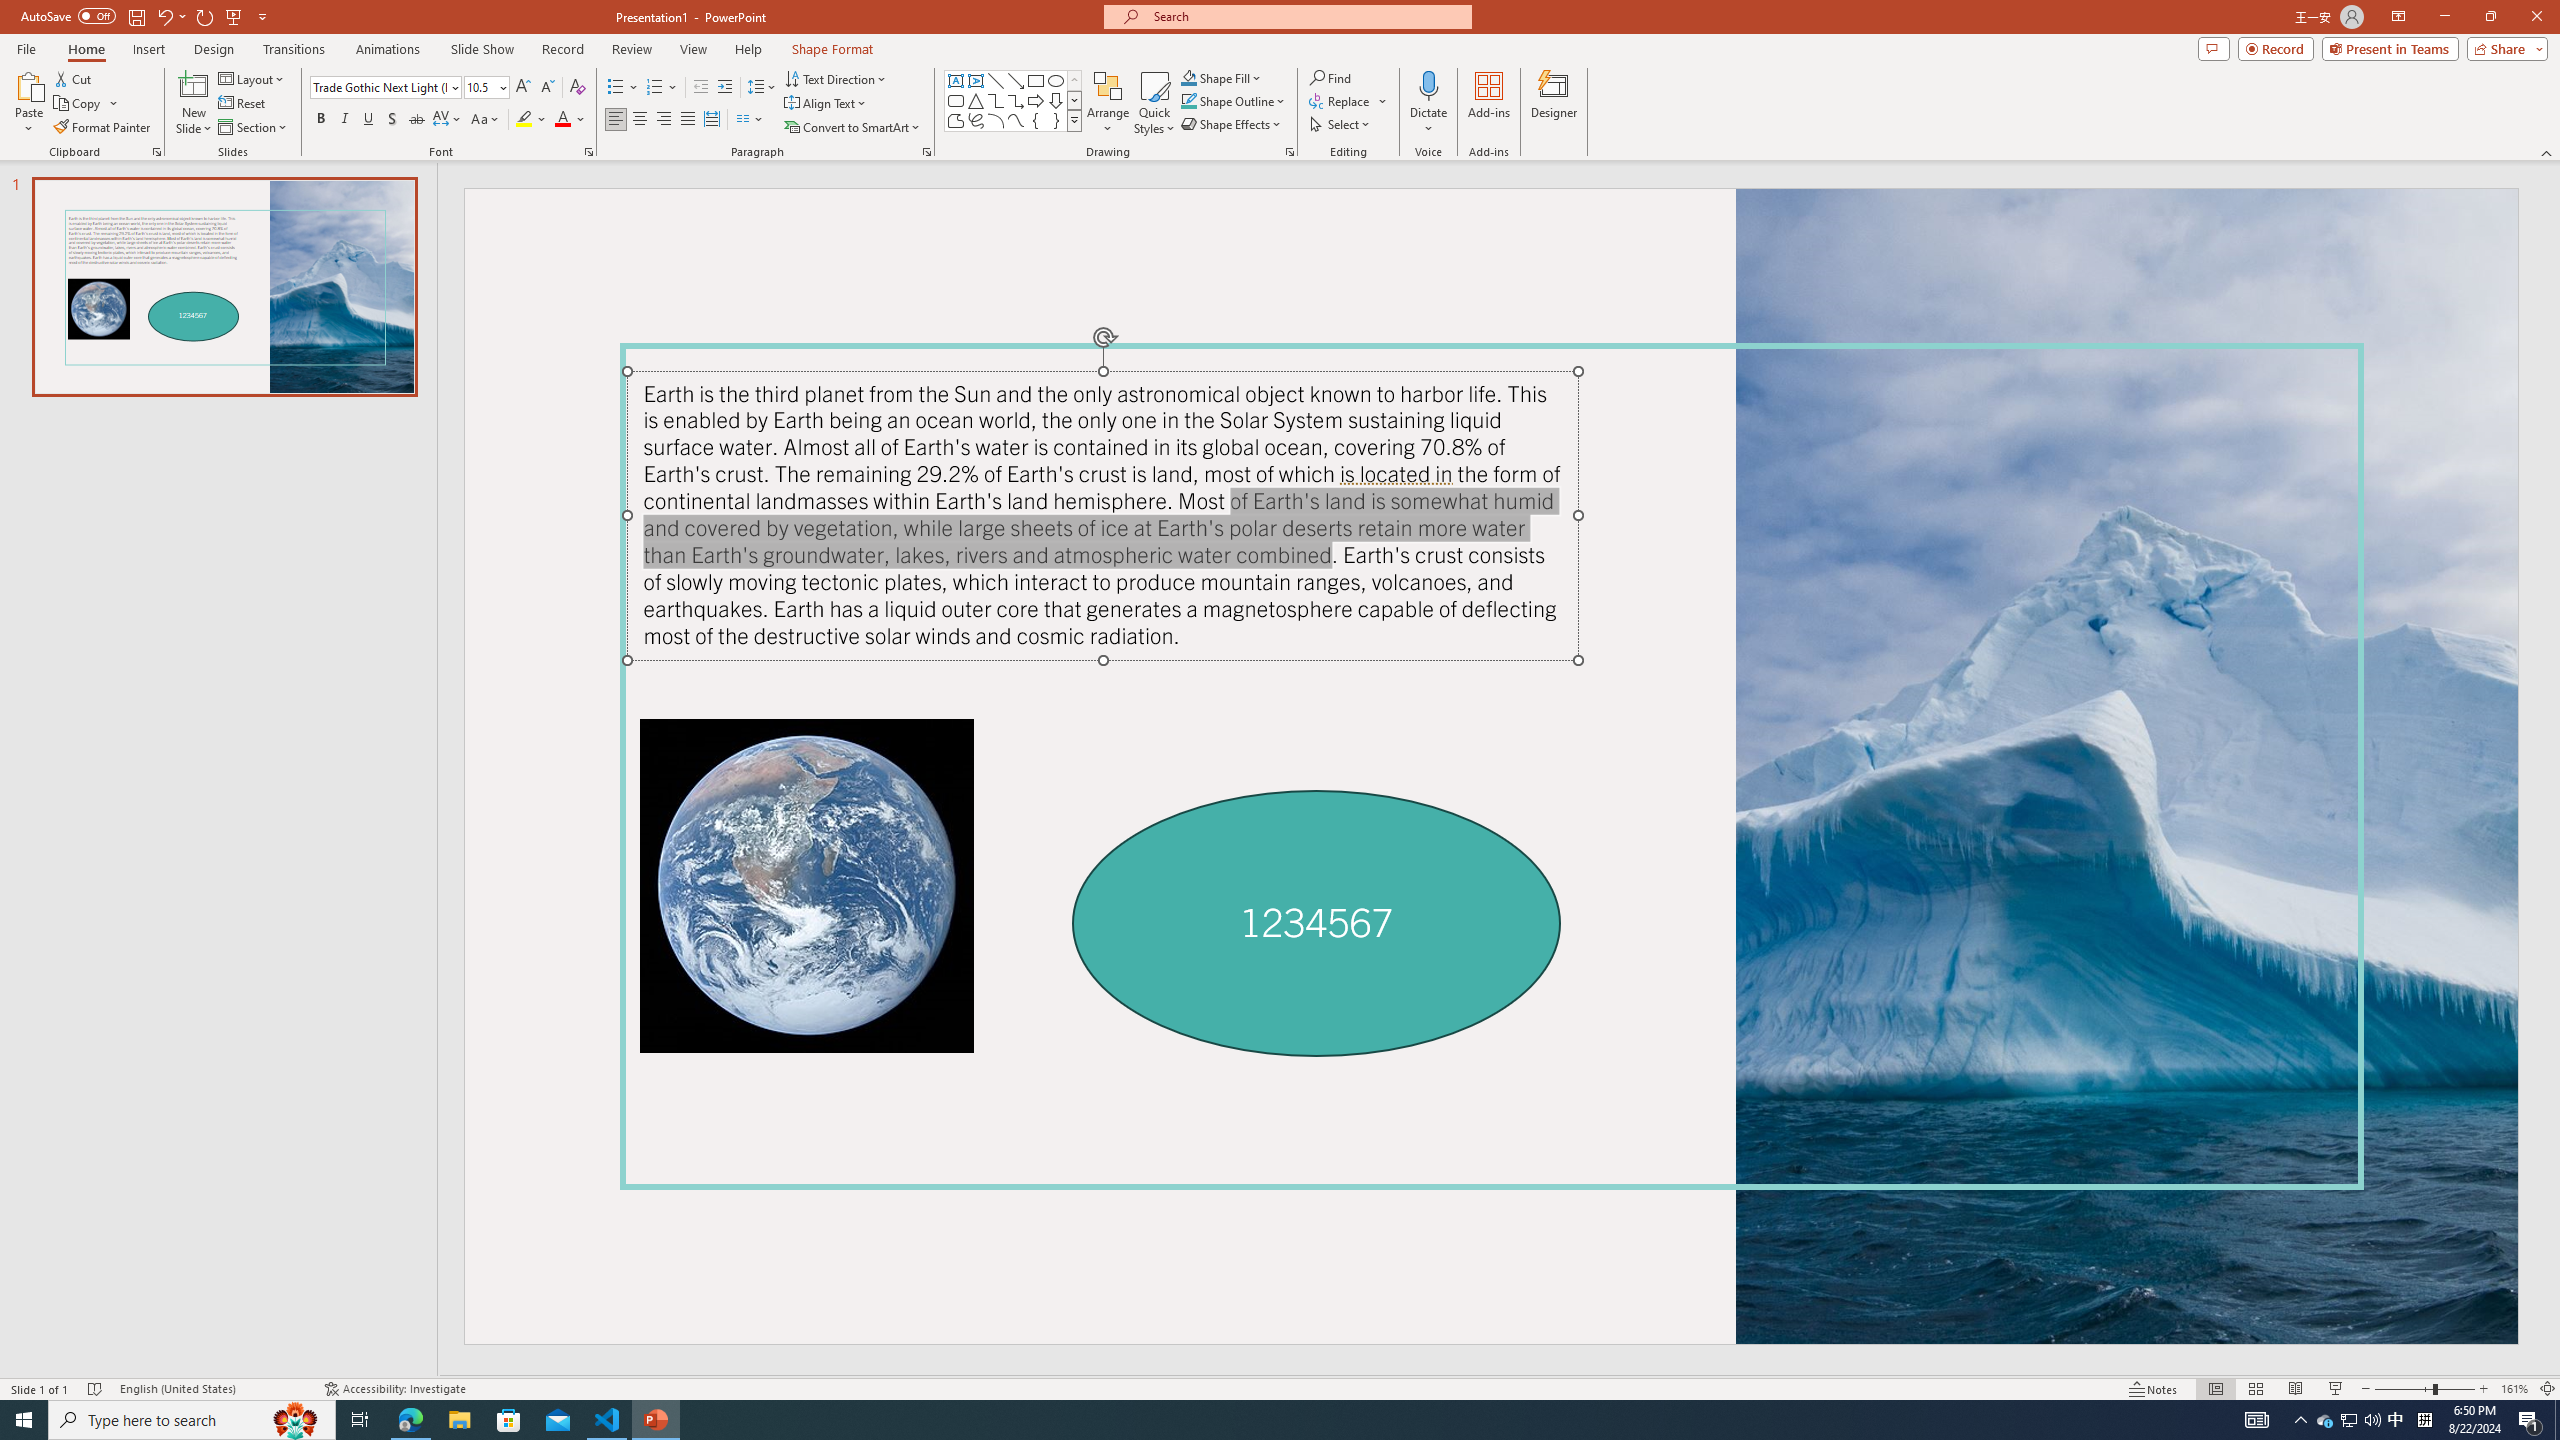 The height and width of the screenshot is (1440, 2560). Describe the element at coordinates (1189, 99) in the screenshot. I see `'Shape Outline Teal, Accent 1'` at that location.